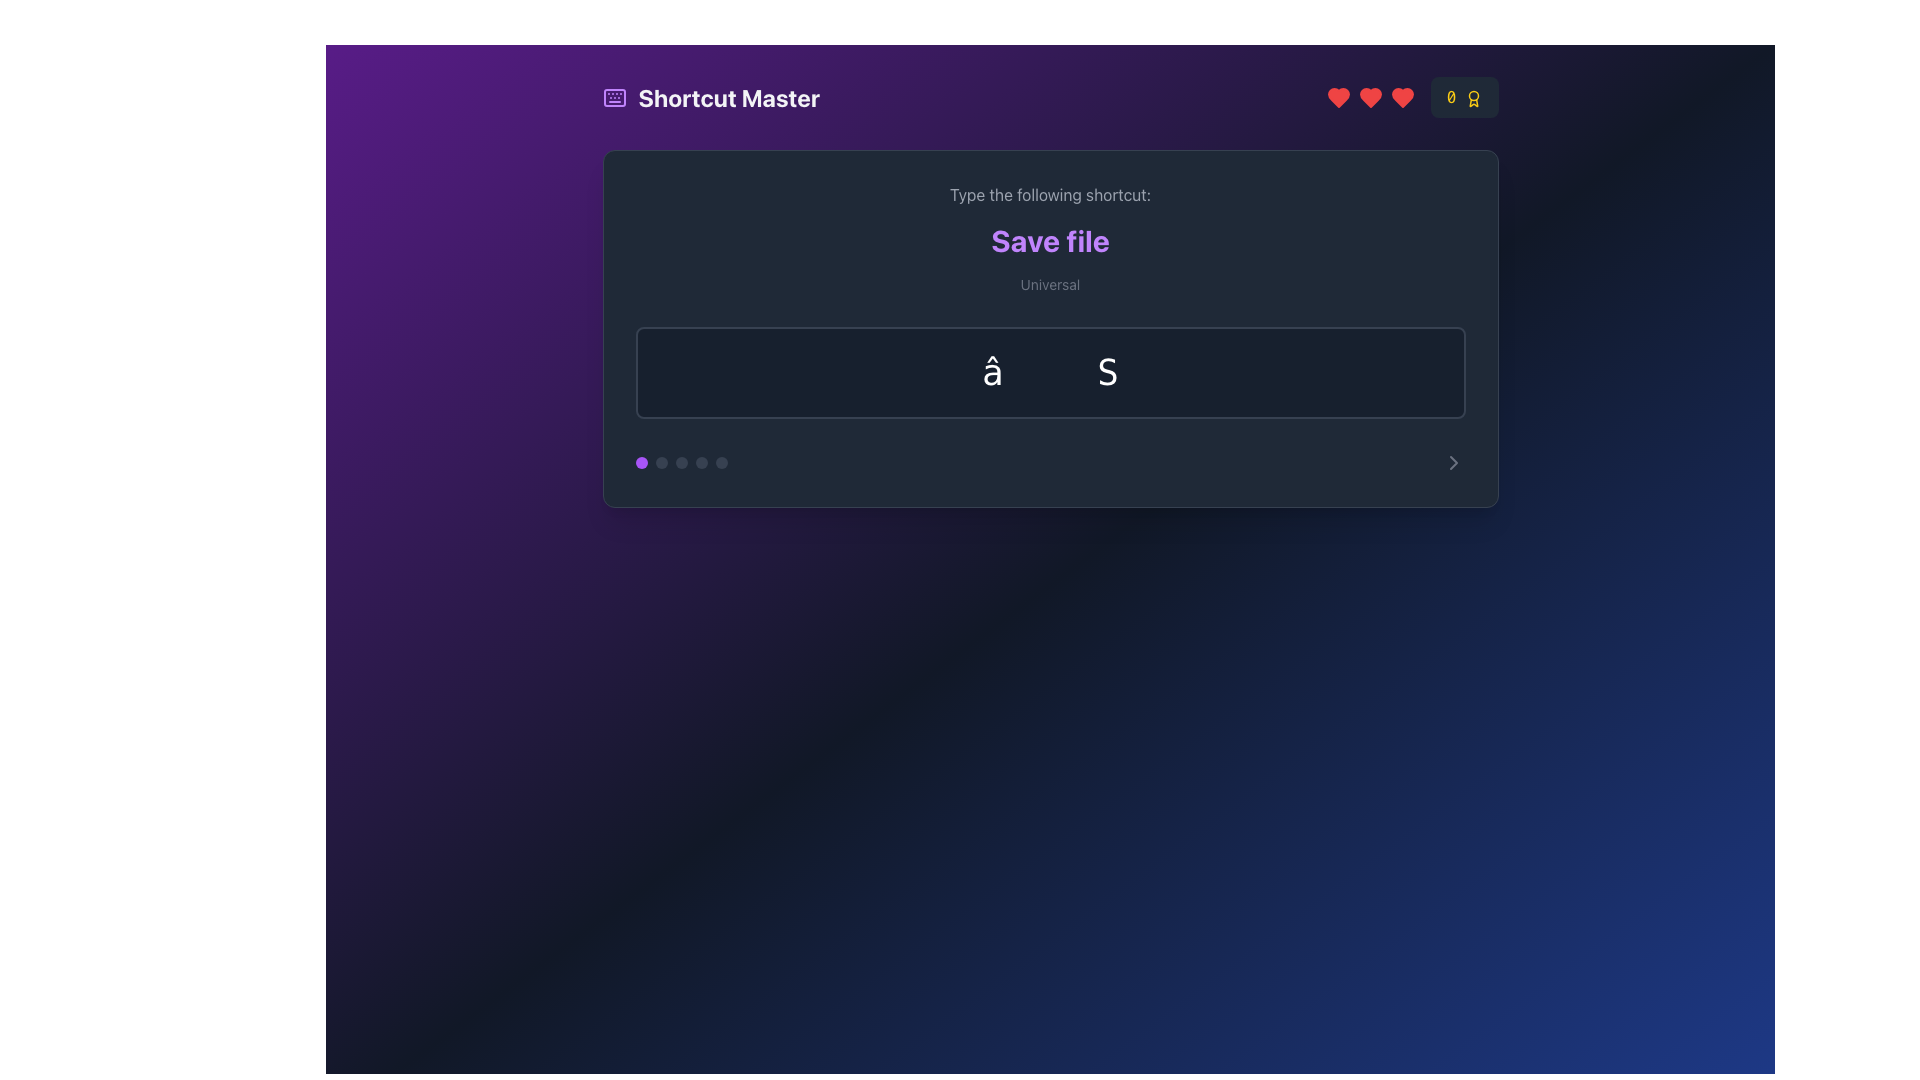 This screenshot has width=1920, height=1080. Describe the element at coordinates (1338, 97) in the screenshot. I see `the first heart-shaped SVG icon located at the top-right corner of the interface` at that location.